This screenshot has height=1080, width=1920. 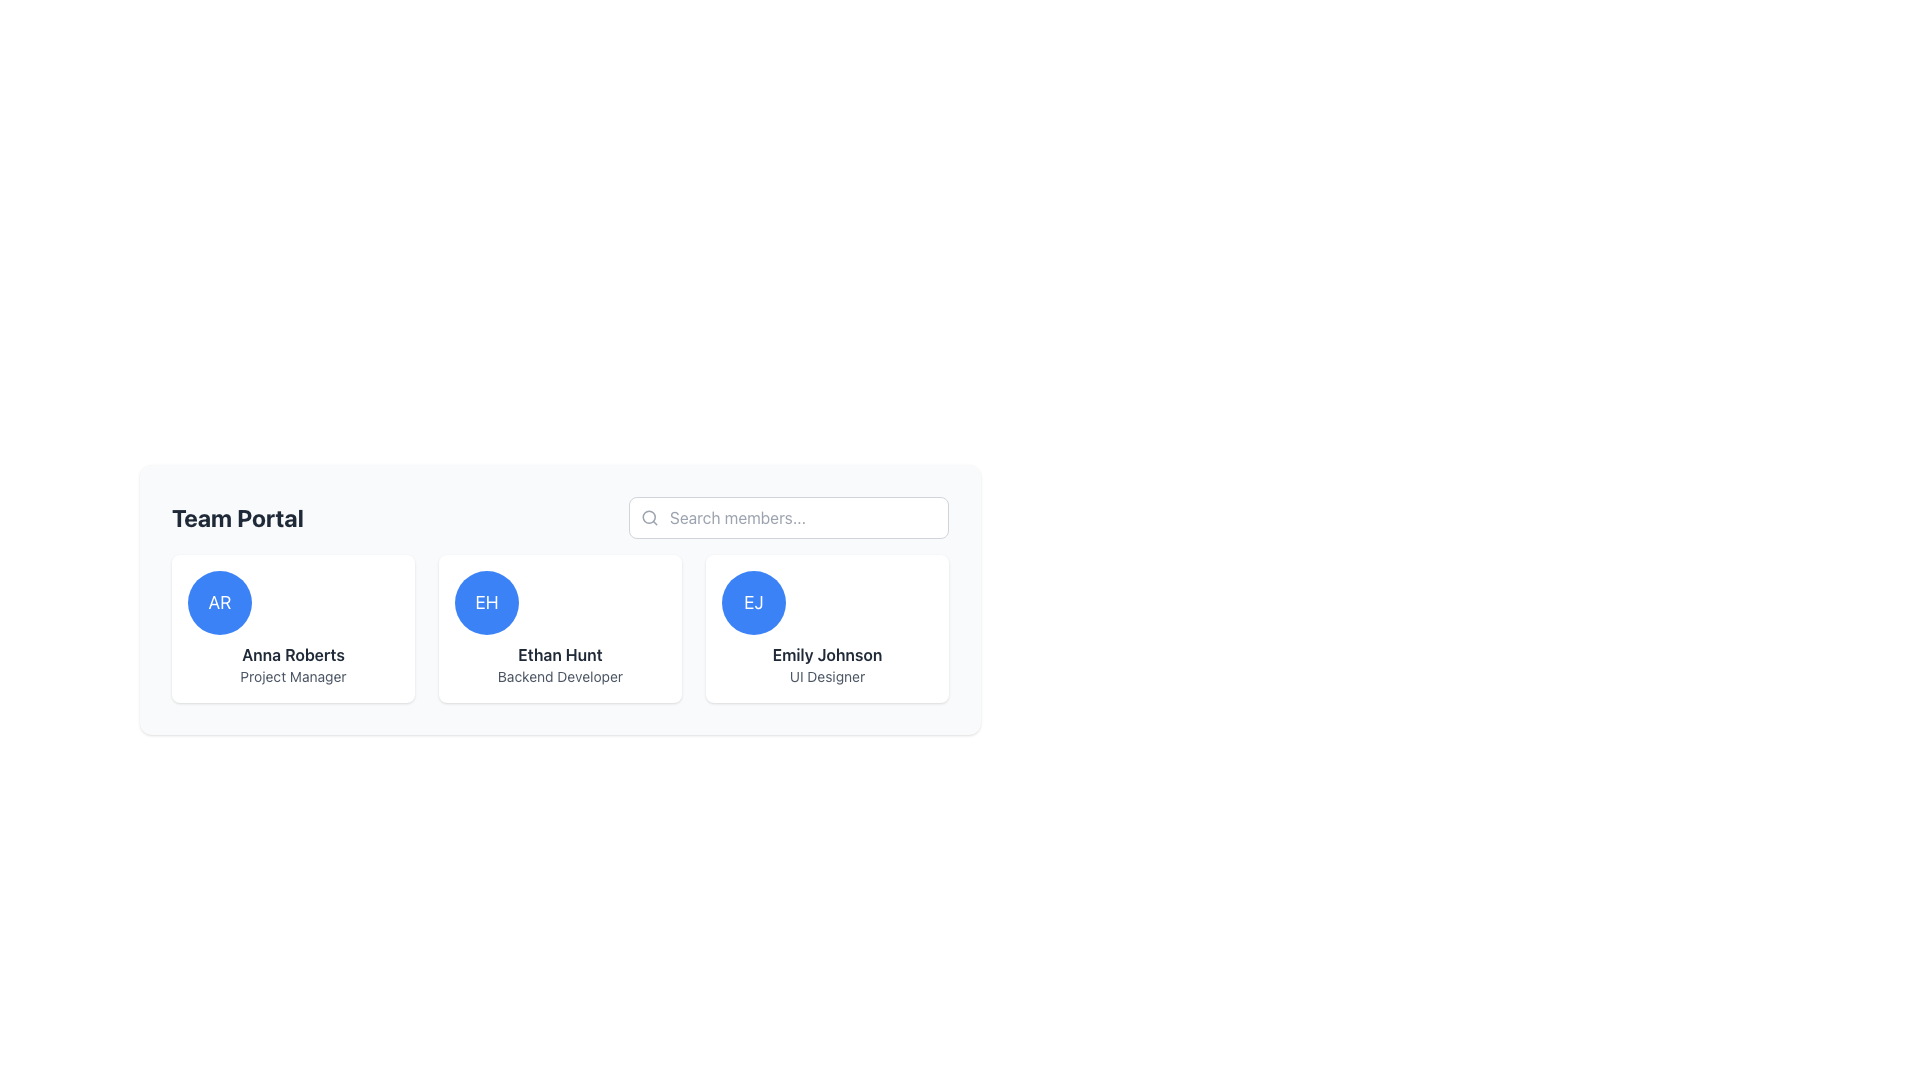 What do you see at coordinates (560, 655) in the screenshot?
I see `text label displaying the full name 'Ethan Hunt', which is centrally located within its card structure, part of a layout containing a circular avatar and a smaller label below` at bounding box center [560, 655].